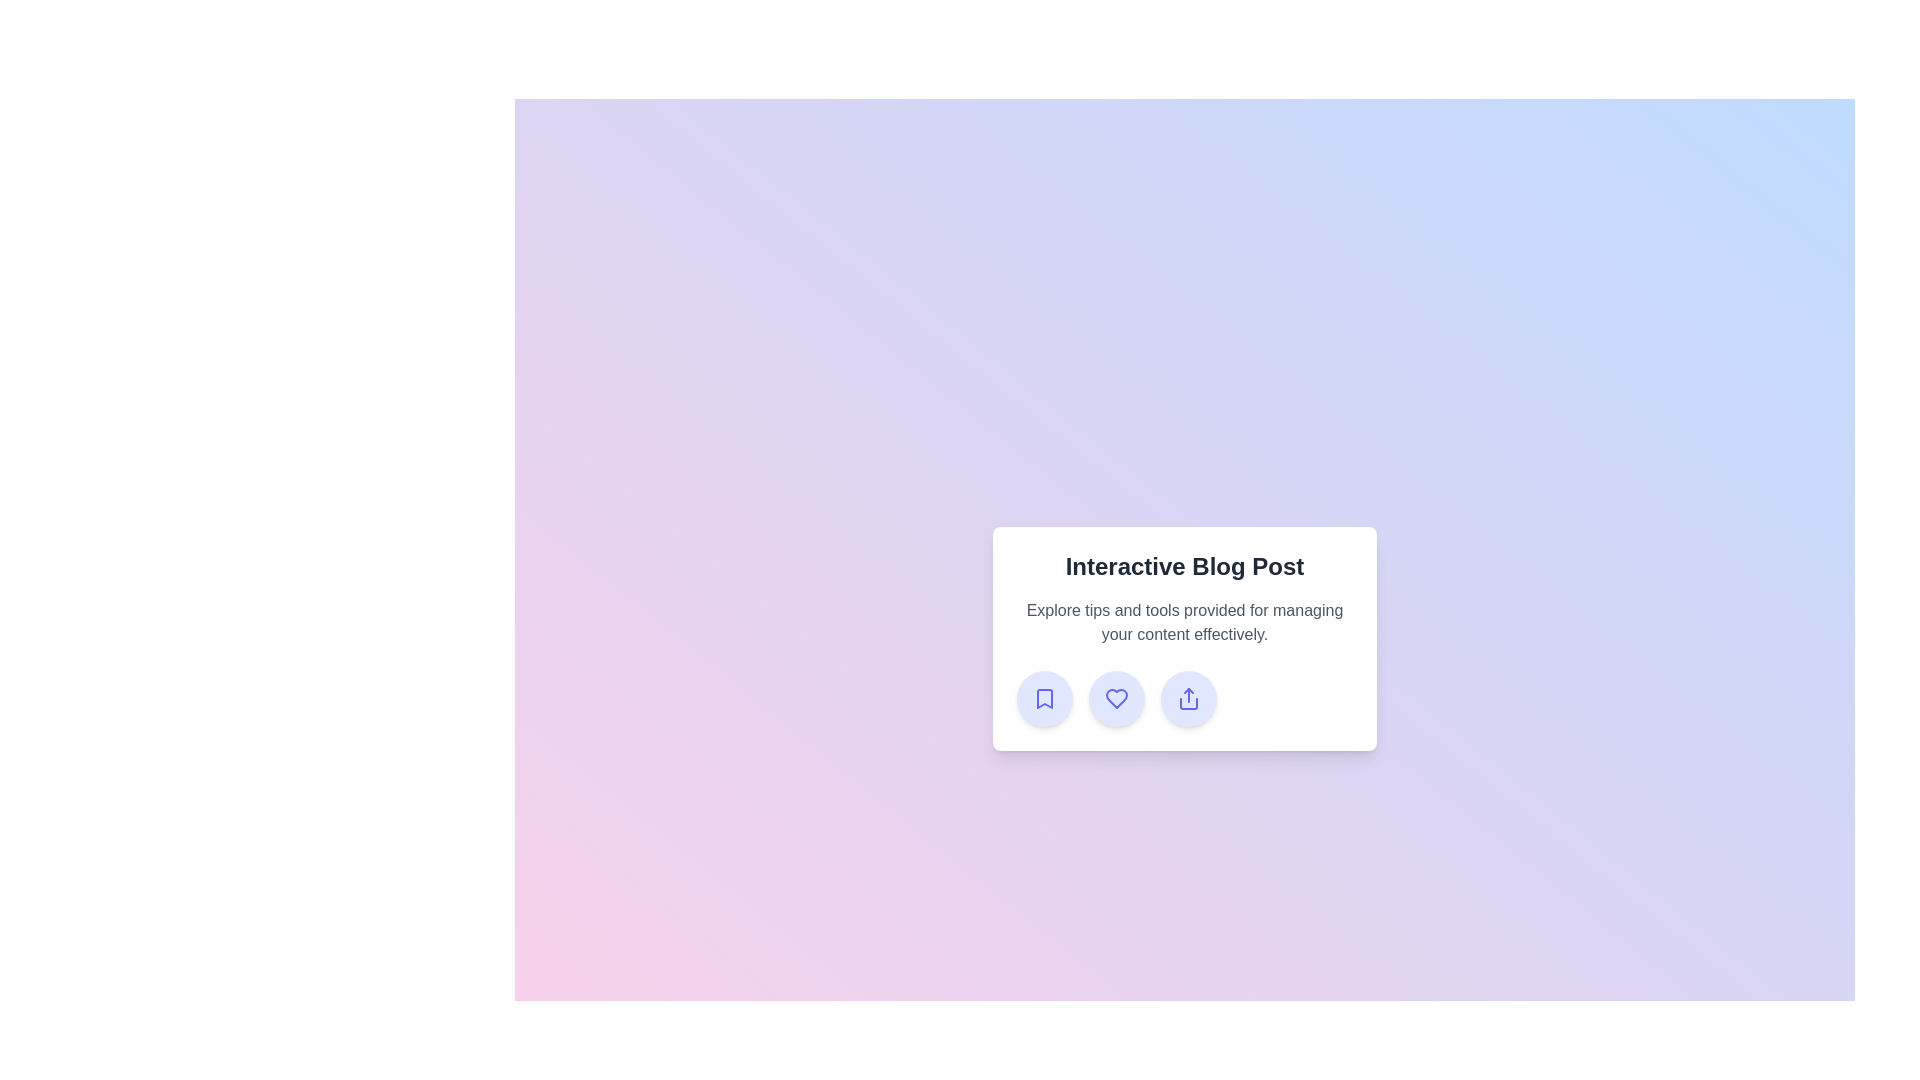 This screenshot has height=1080, width=1920. What do you see at coordinates (1116, 697) in the screenshot?
I see `the heart-shaped button with a light blue background and blue outlined icon, which is the second button in a horizontal group of three located beneath the 'Interactive Blog Post' title` at bounding box center [1116, 697].